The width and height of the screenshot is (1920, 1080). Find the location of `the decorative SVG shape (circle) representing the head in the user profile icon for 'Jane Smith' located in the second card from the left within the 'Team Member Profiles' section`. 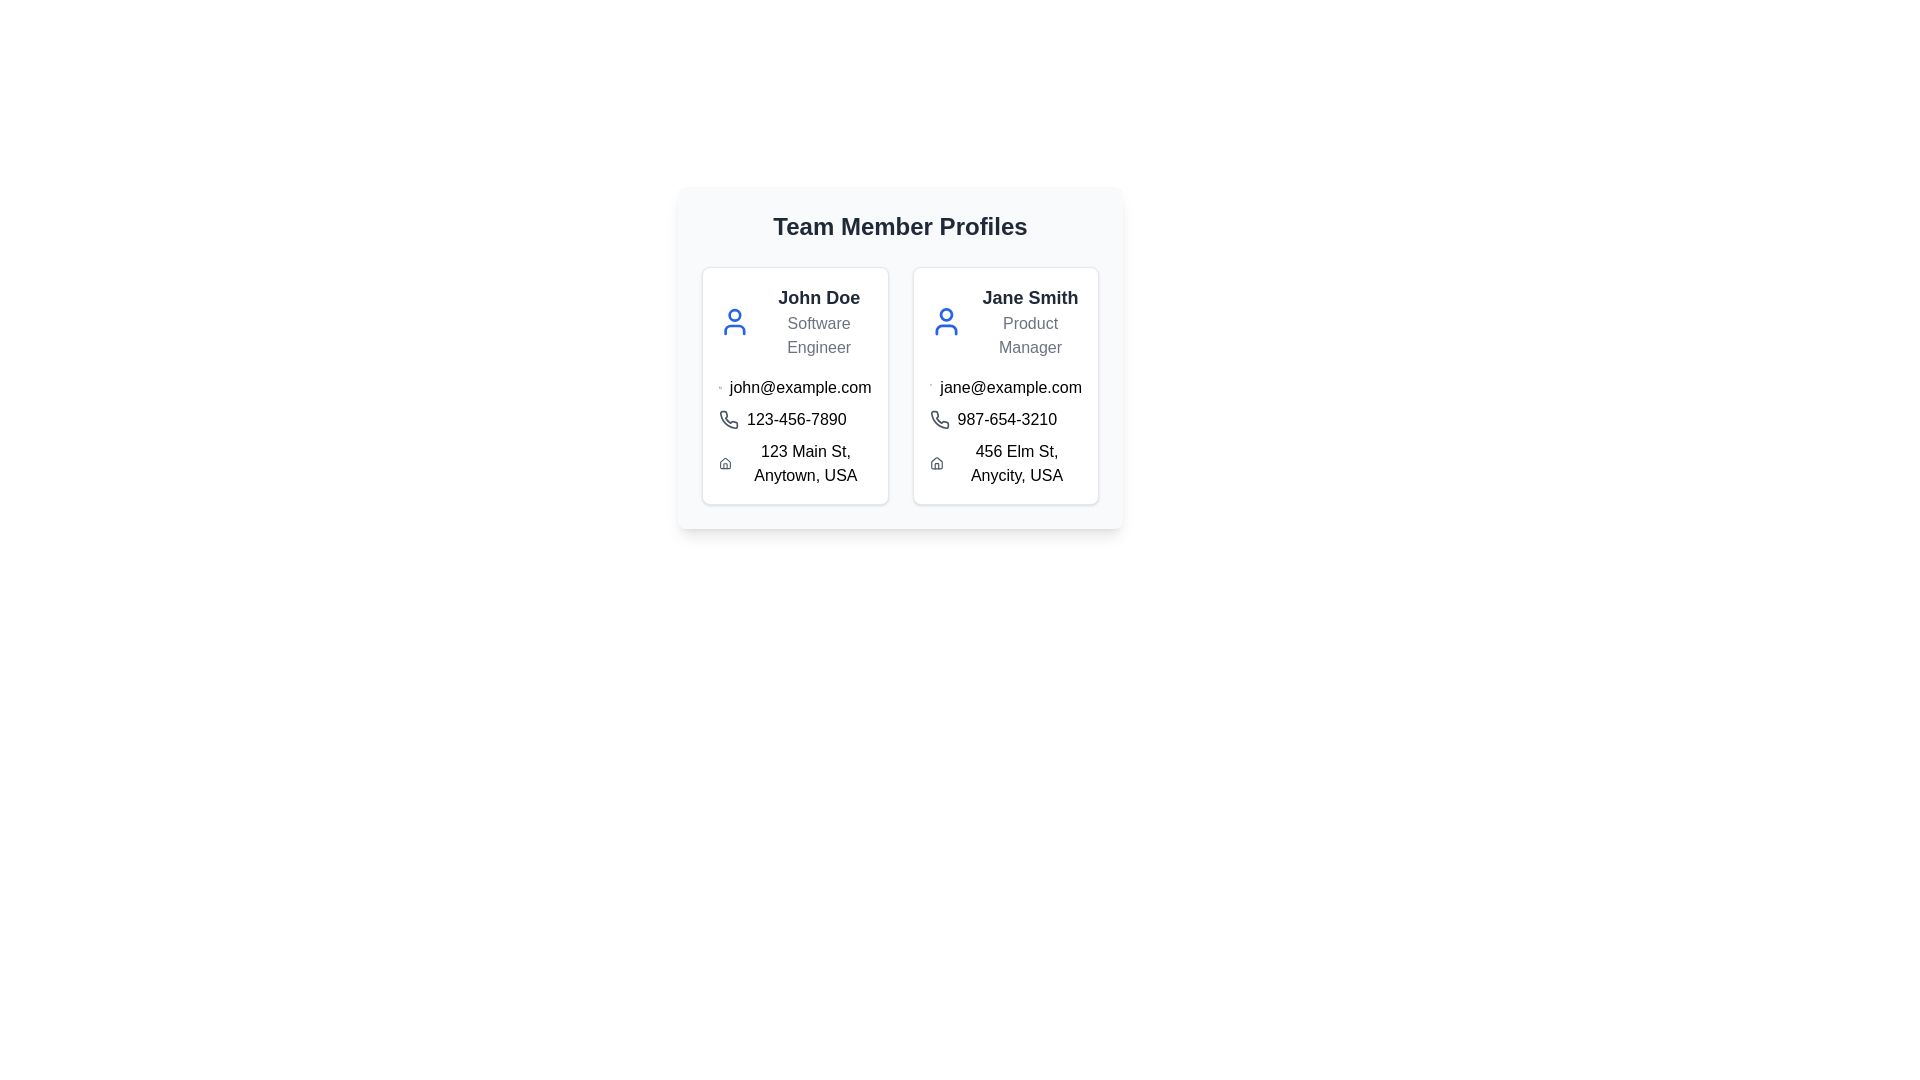

the decorative SVG shape (circle) representing the head in the user profile icon for 'Jane Smith' located in the second card from the left within the 'Team Member Profiles' section is located at coordinates (945, 315).